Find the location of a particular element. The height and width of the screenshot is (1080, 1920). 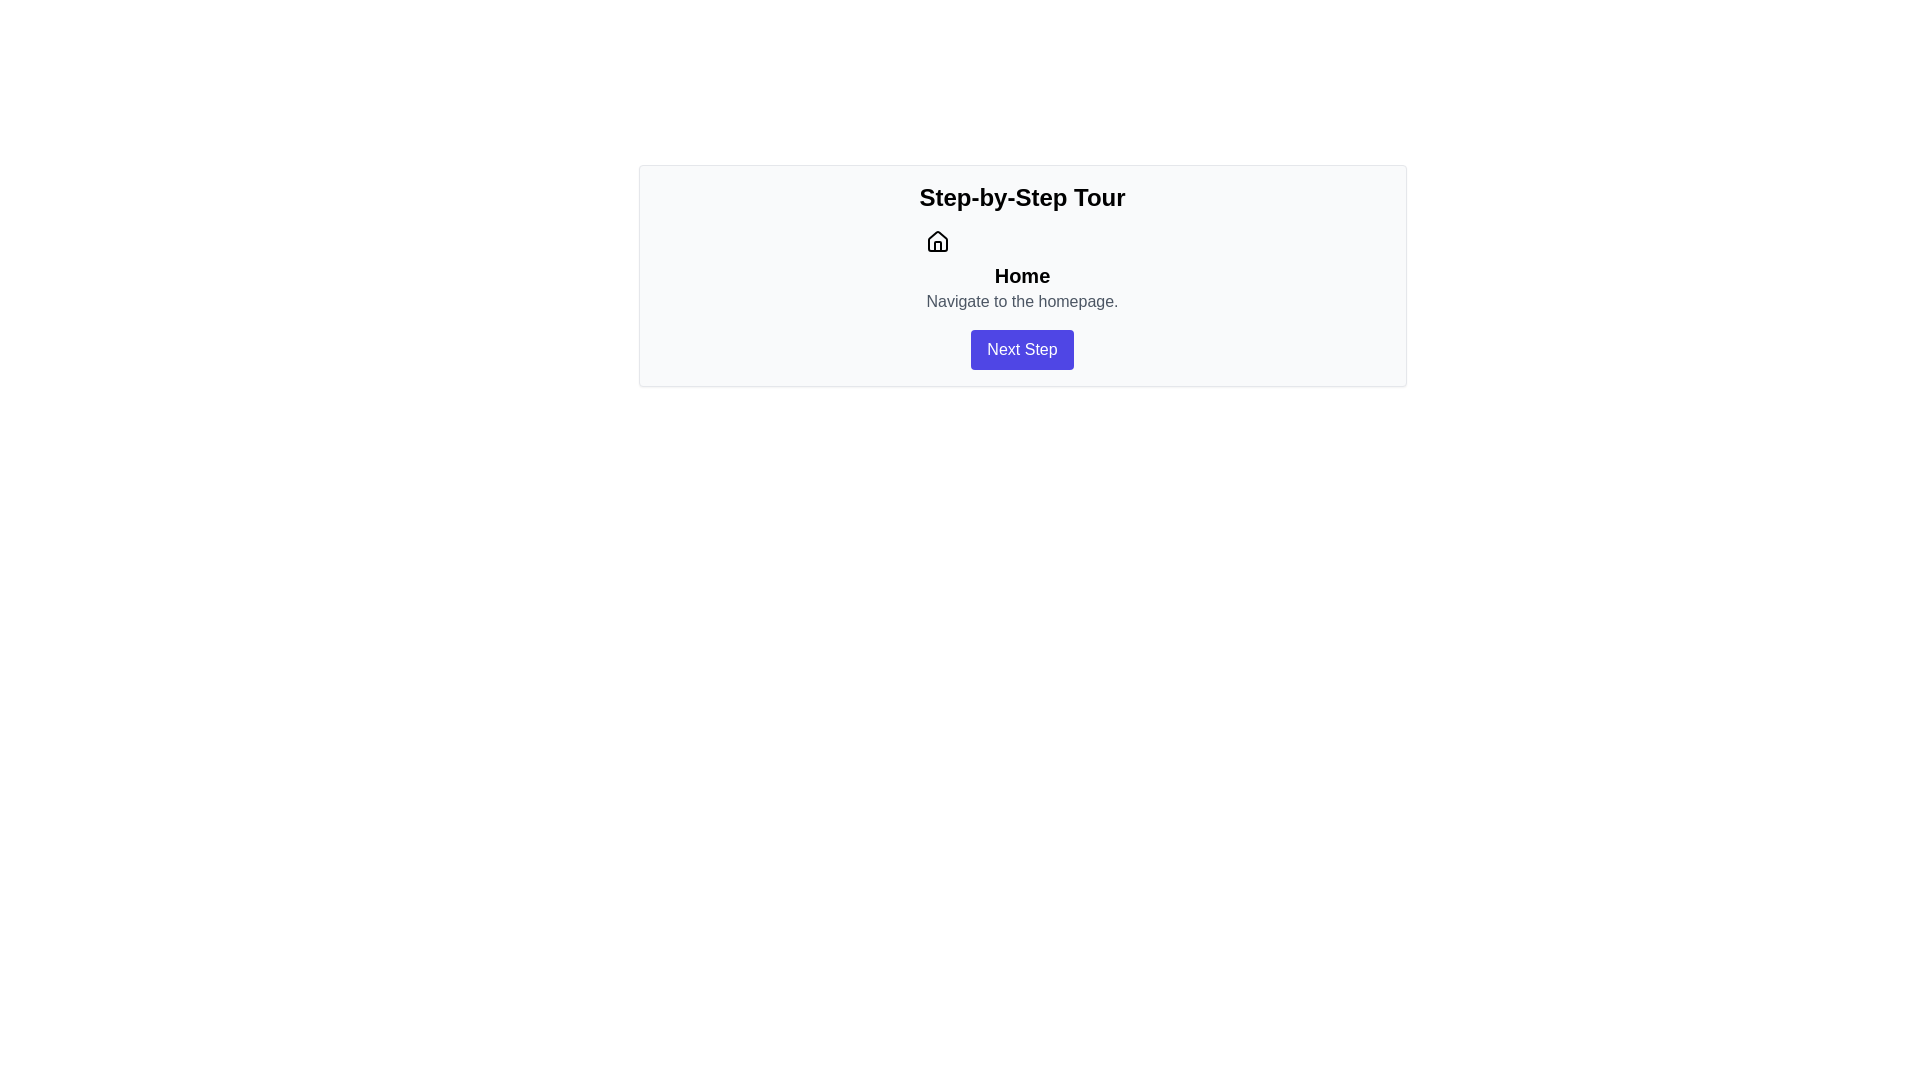

the 'Home' label element, which serves as a navigation option to direct users to the homepage is located at coordinates (1022, 272).